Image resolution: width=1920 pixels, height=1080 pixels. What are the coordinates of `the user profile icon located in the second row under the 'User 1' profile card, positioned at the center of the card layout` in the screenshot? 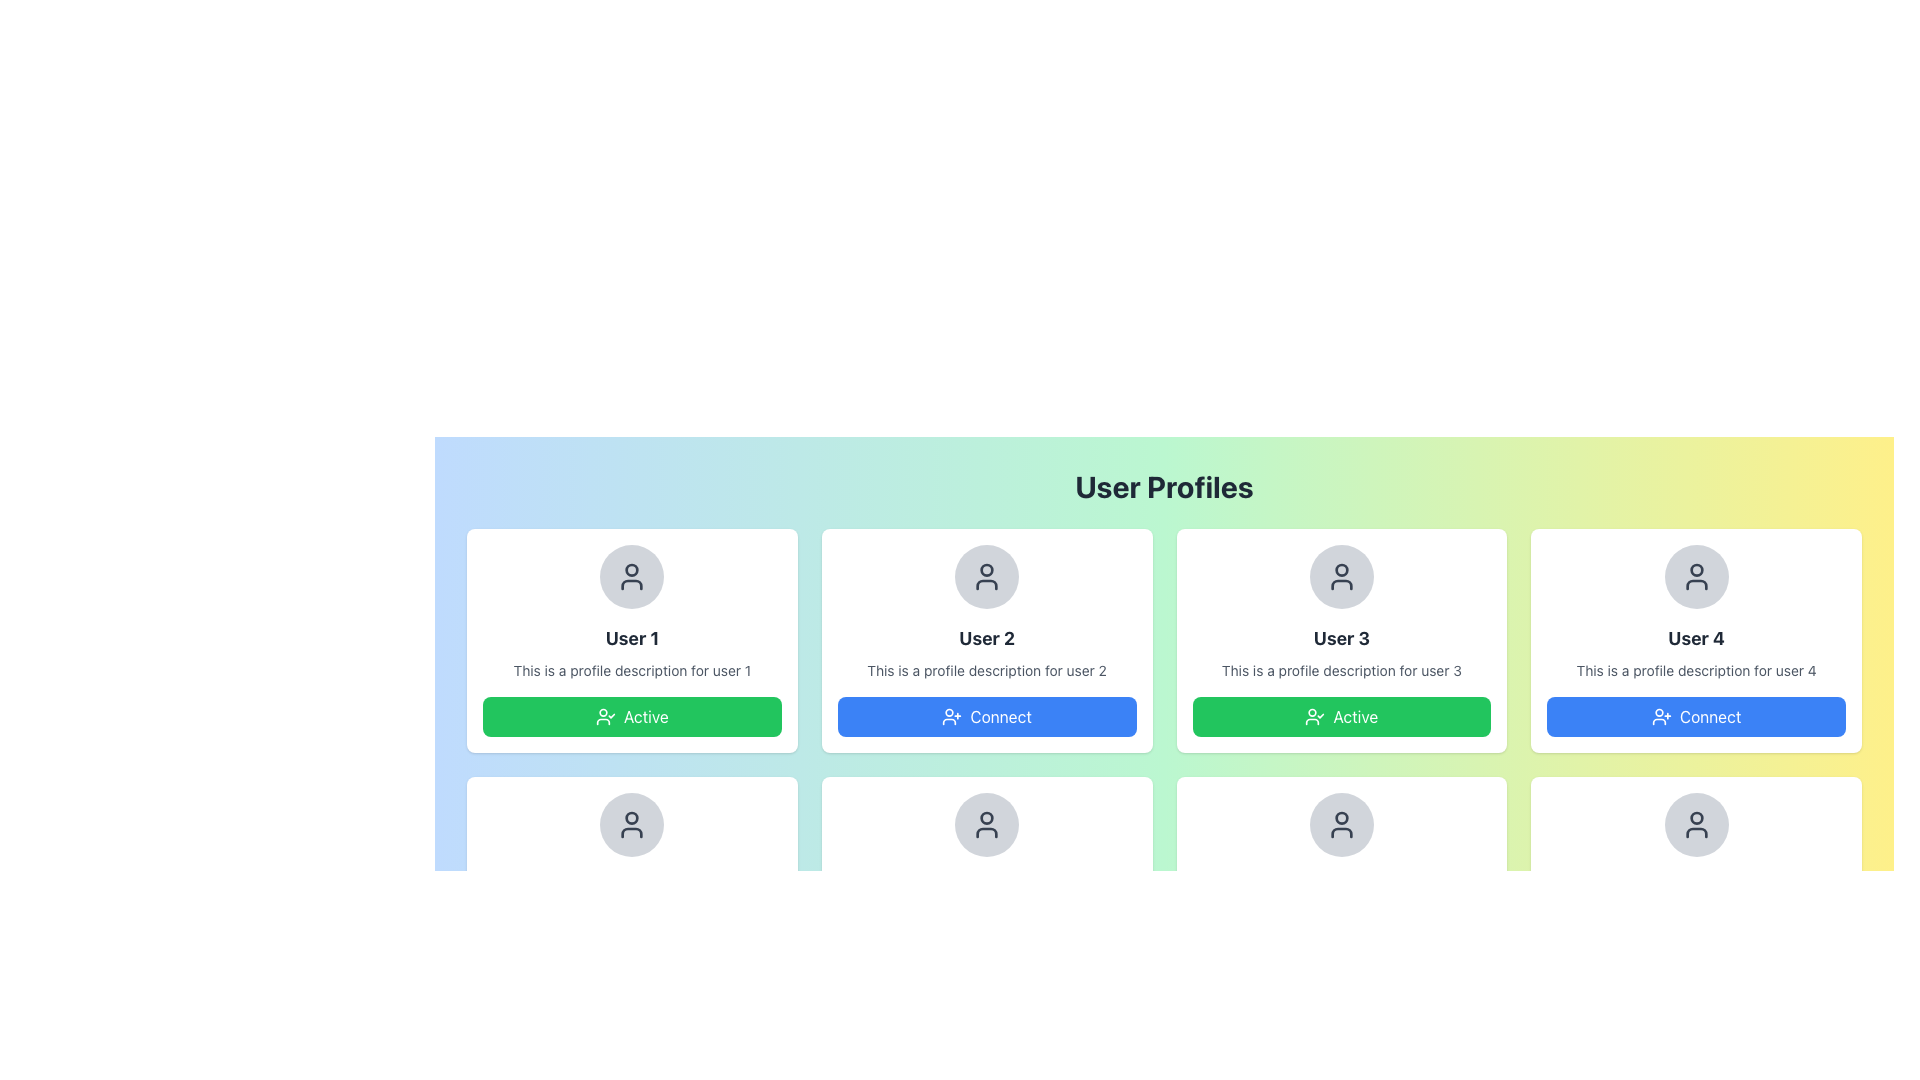 It's located at (631, 818).